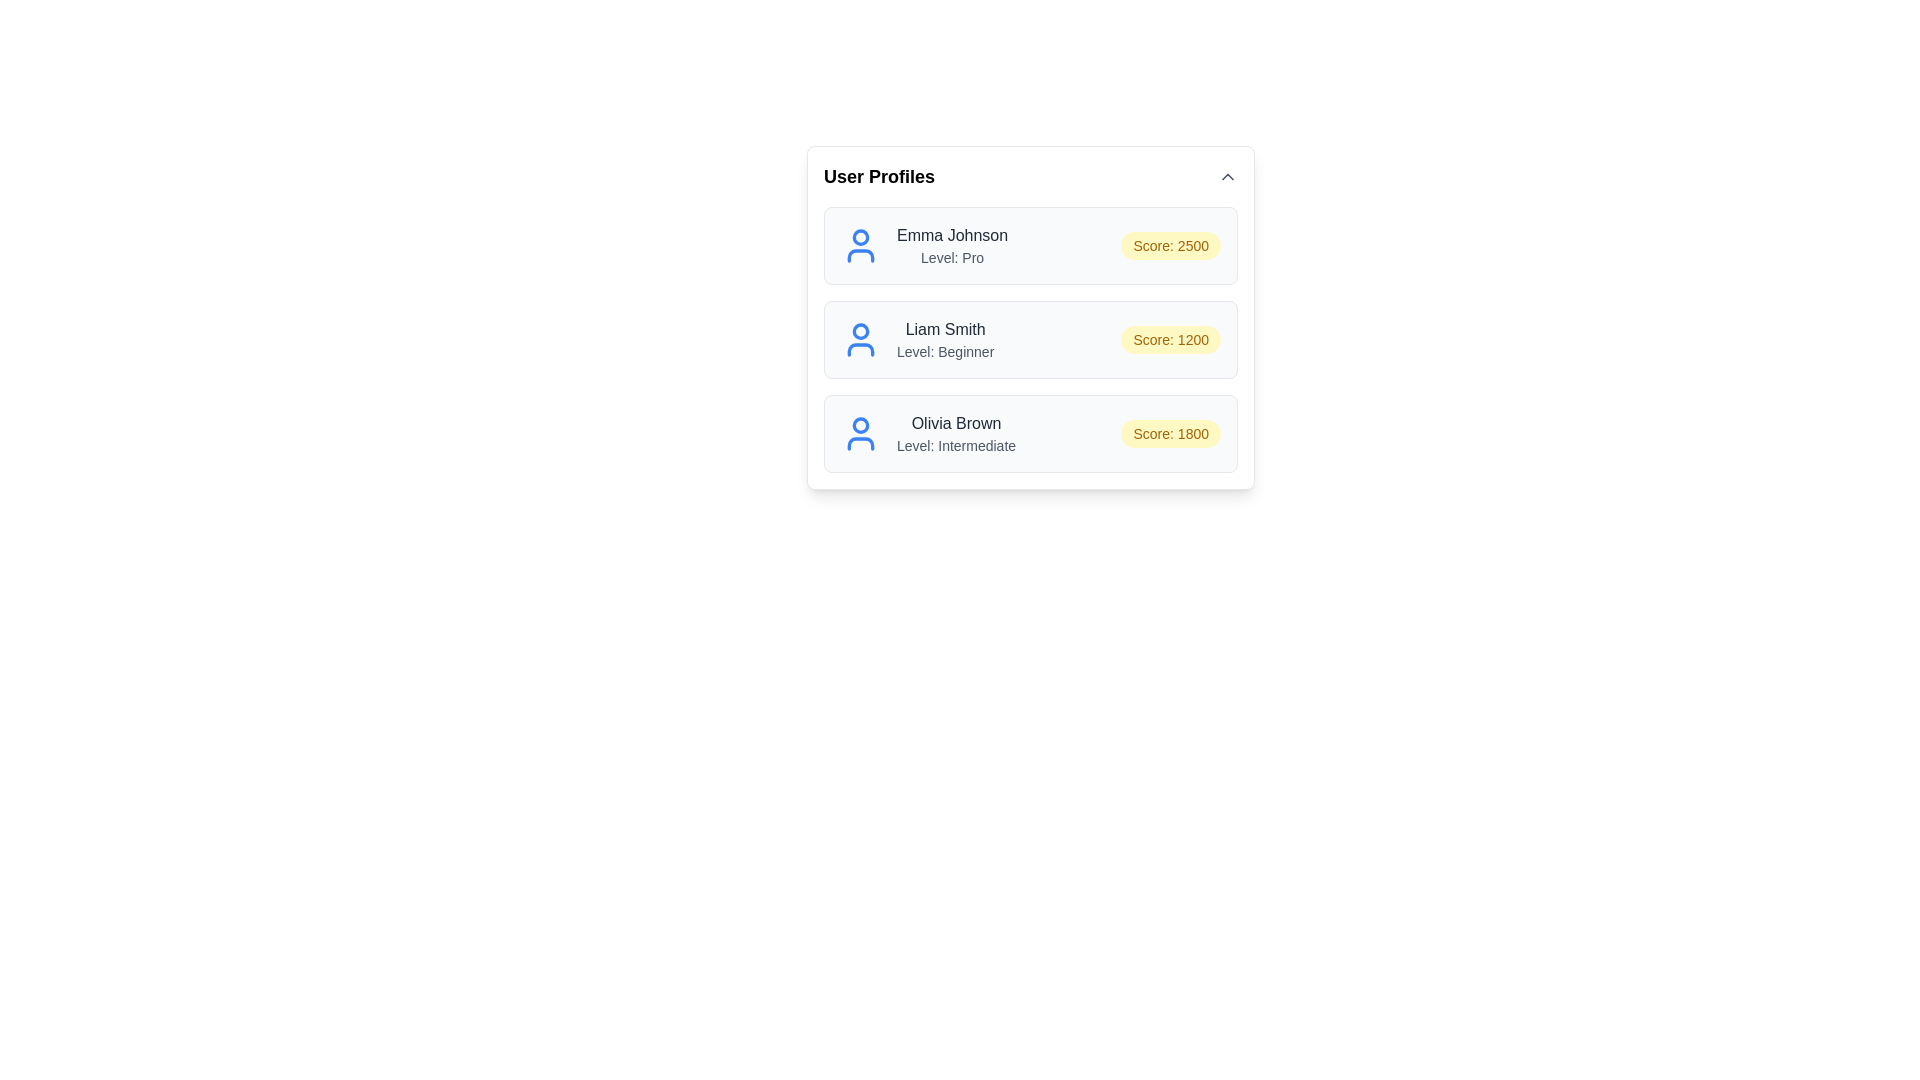 This screenshot has height=1080, width=1920. What do you see at coordinates (944, 338) in the screenshot?
I see `the user name and level label displaying 'Liam Smith' and 'Level: Beginner' in the second user profile card of the 'User Profiles' list` at bounding box center [944, 338].